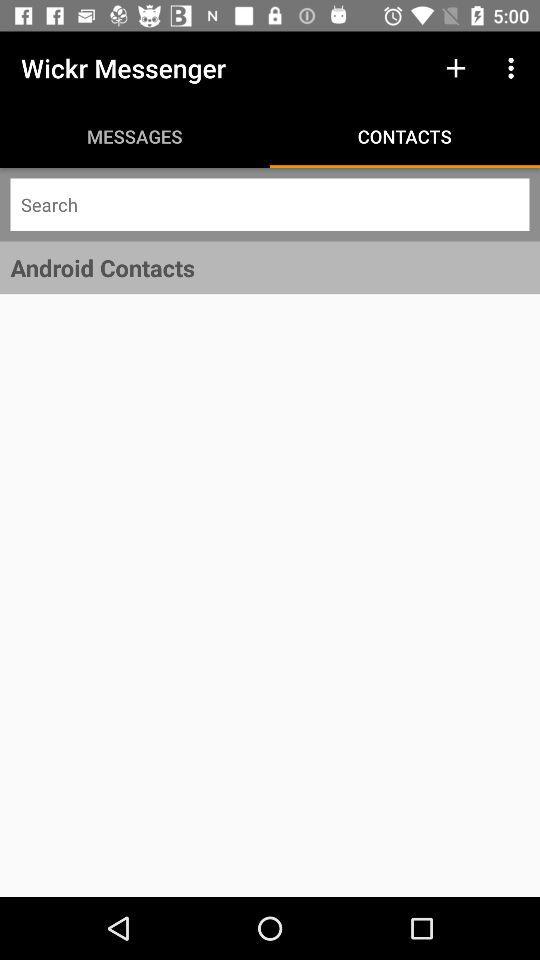  Describe the element at coordinates (270, 266) in the screenshot. I see `android contacts item` at that location.